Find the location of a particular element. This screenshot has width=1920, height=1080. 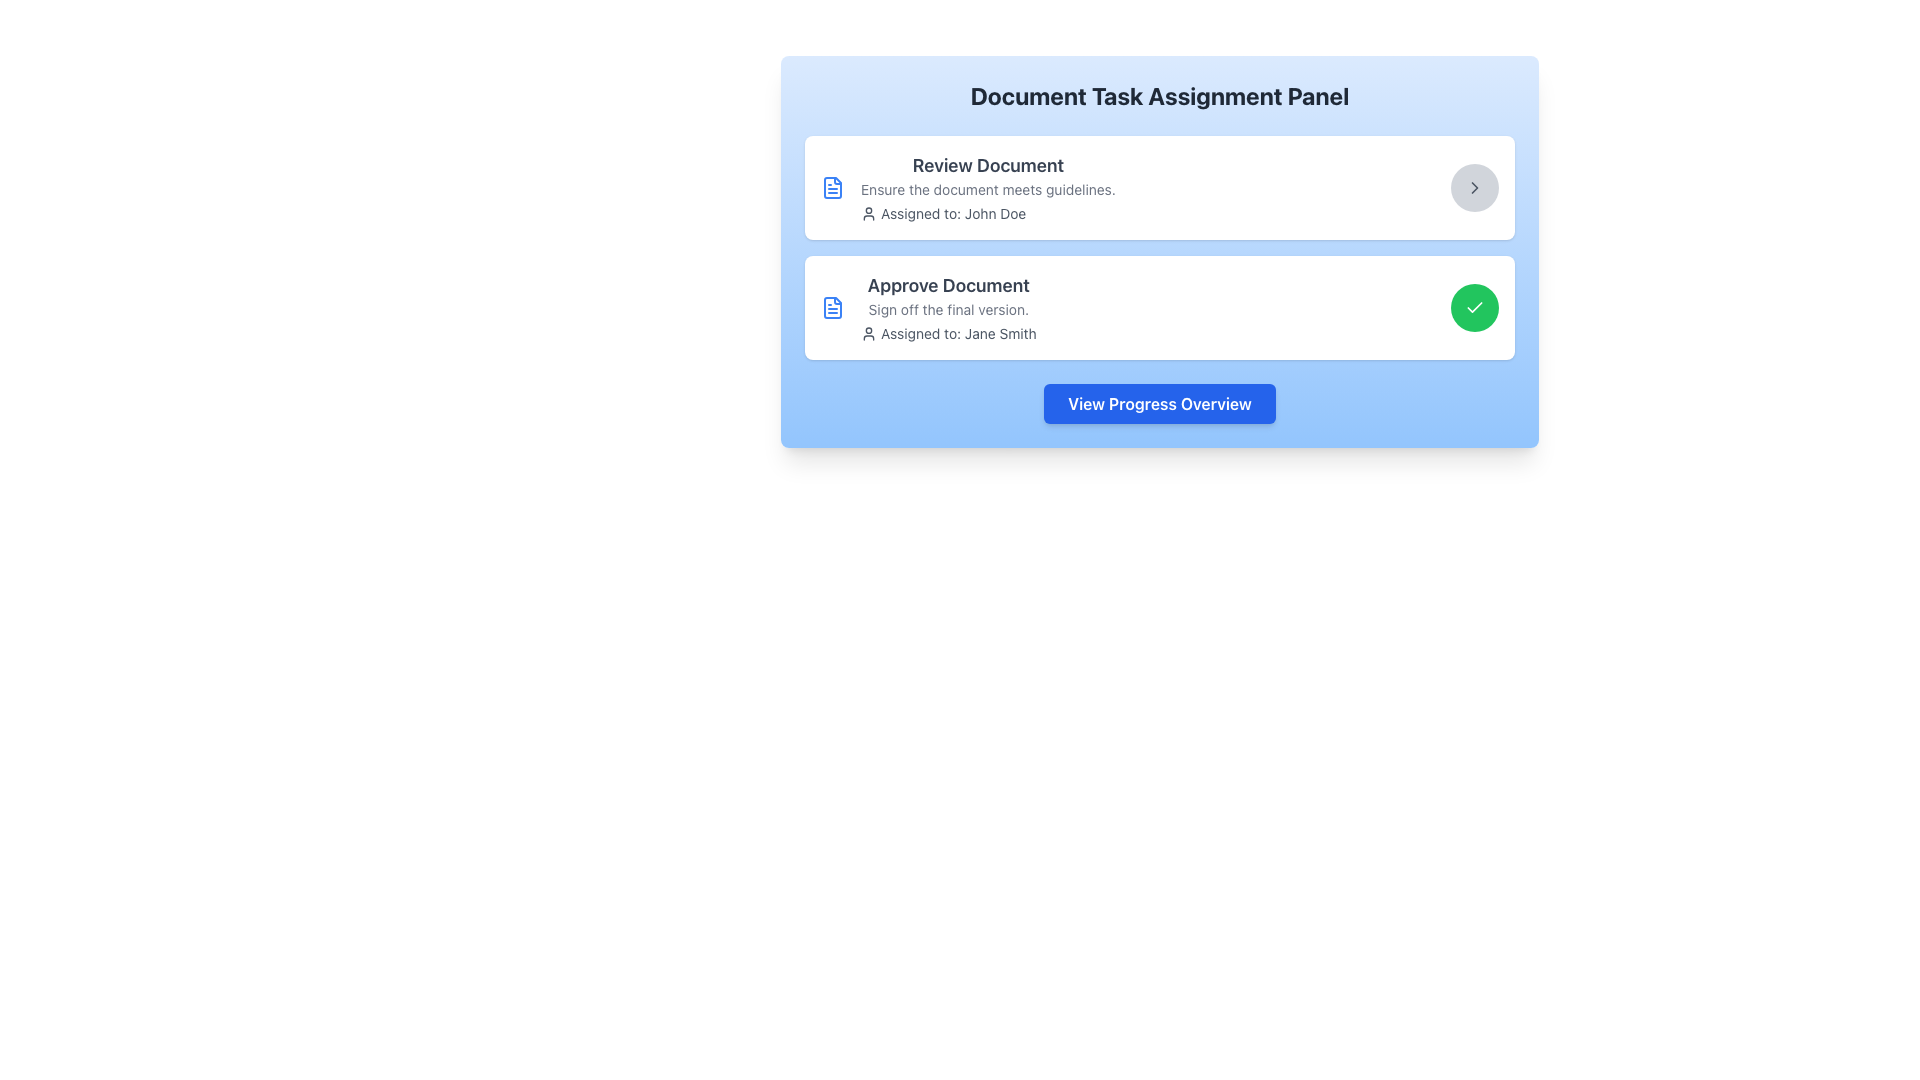

the informational text block that provides details about the task titled 'Review Document', which includes a description and an assignee, to focus on the associated item is located at coordinates (988, 188).